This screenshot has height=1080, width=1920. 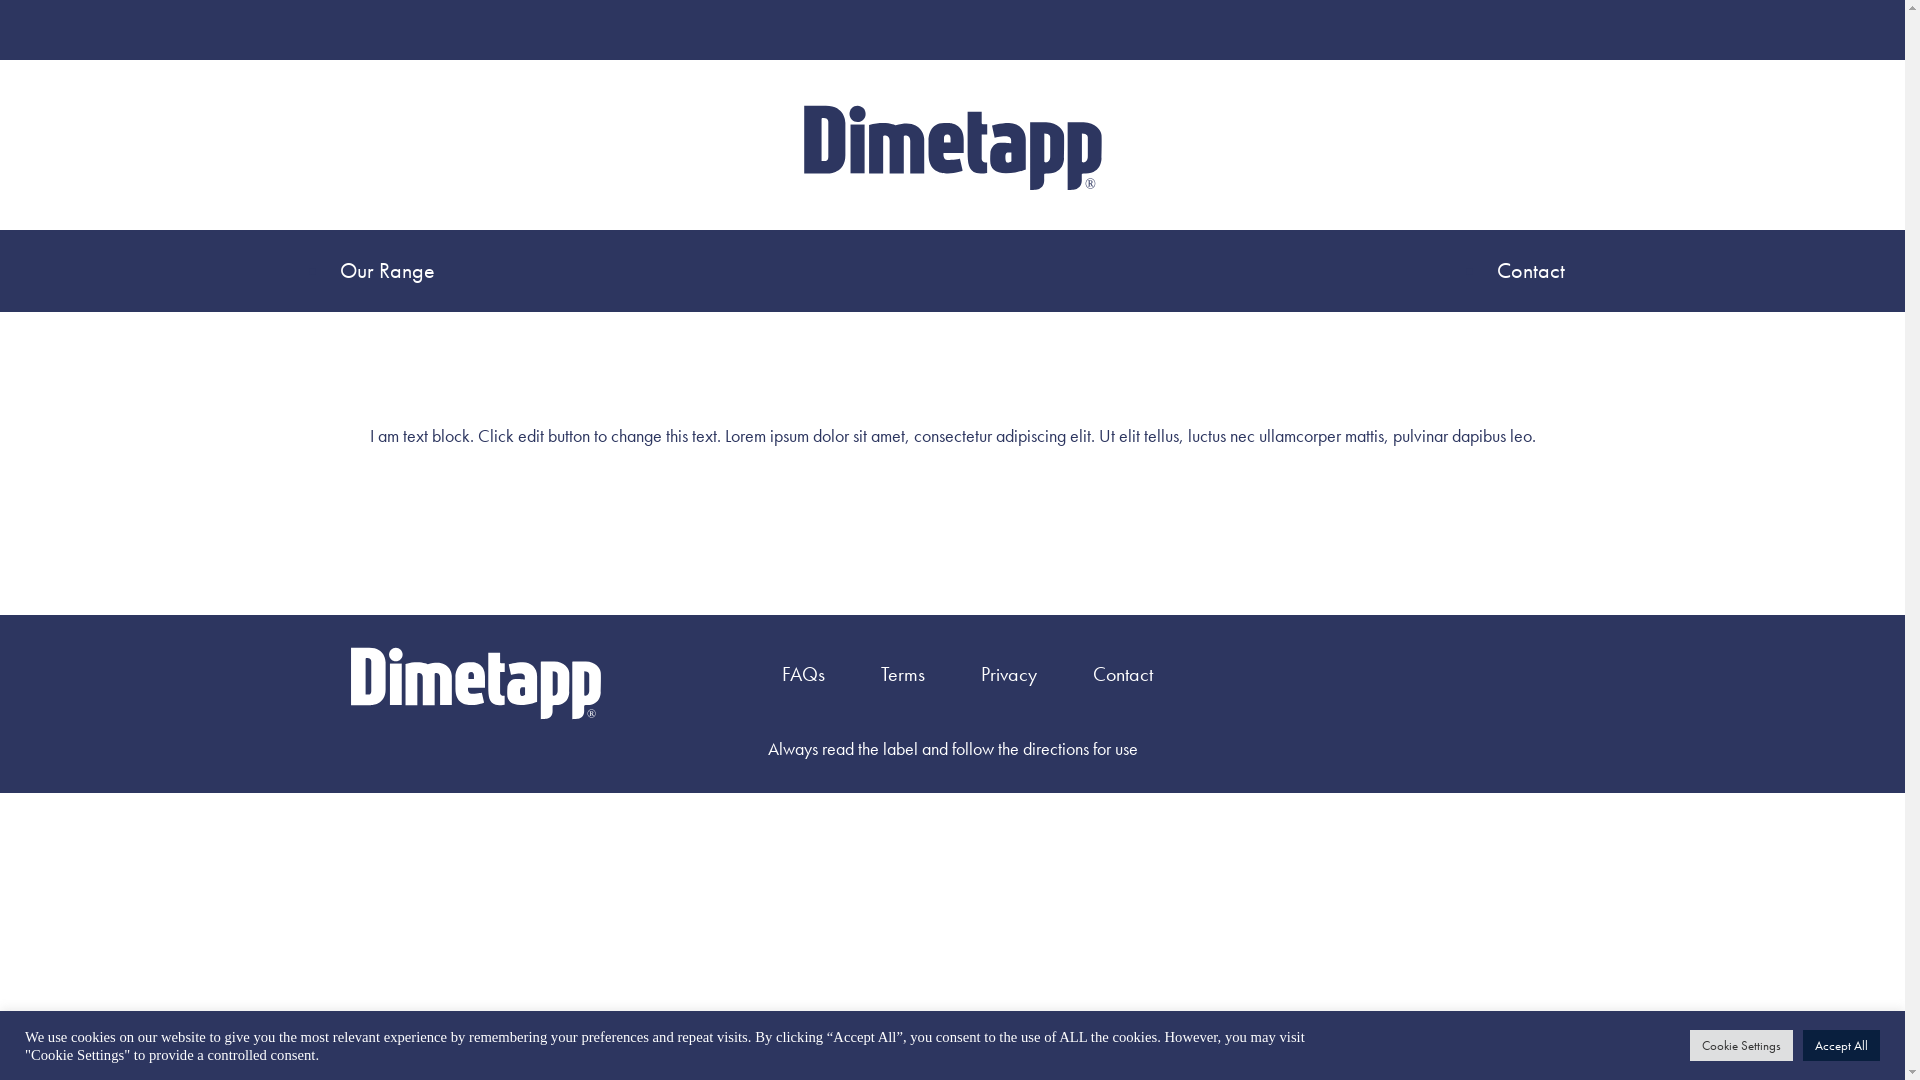 I want to click on 'Contact', so click(x=1123, y=674).